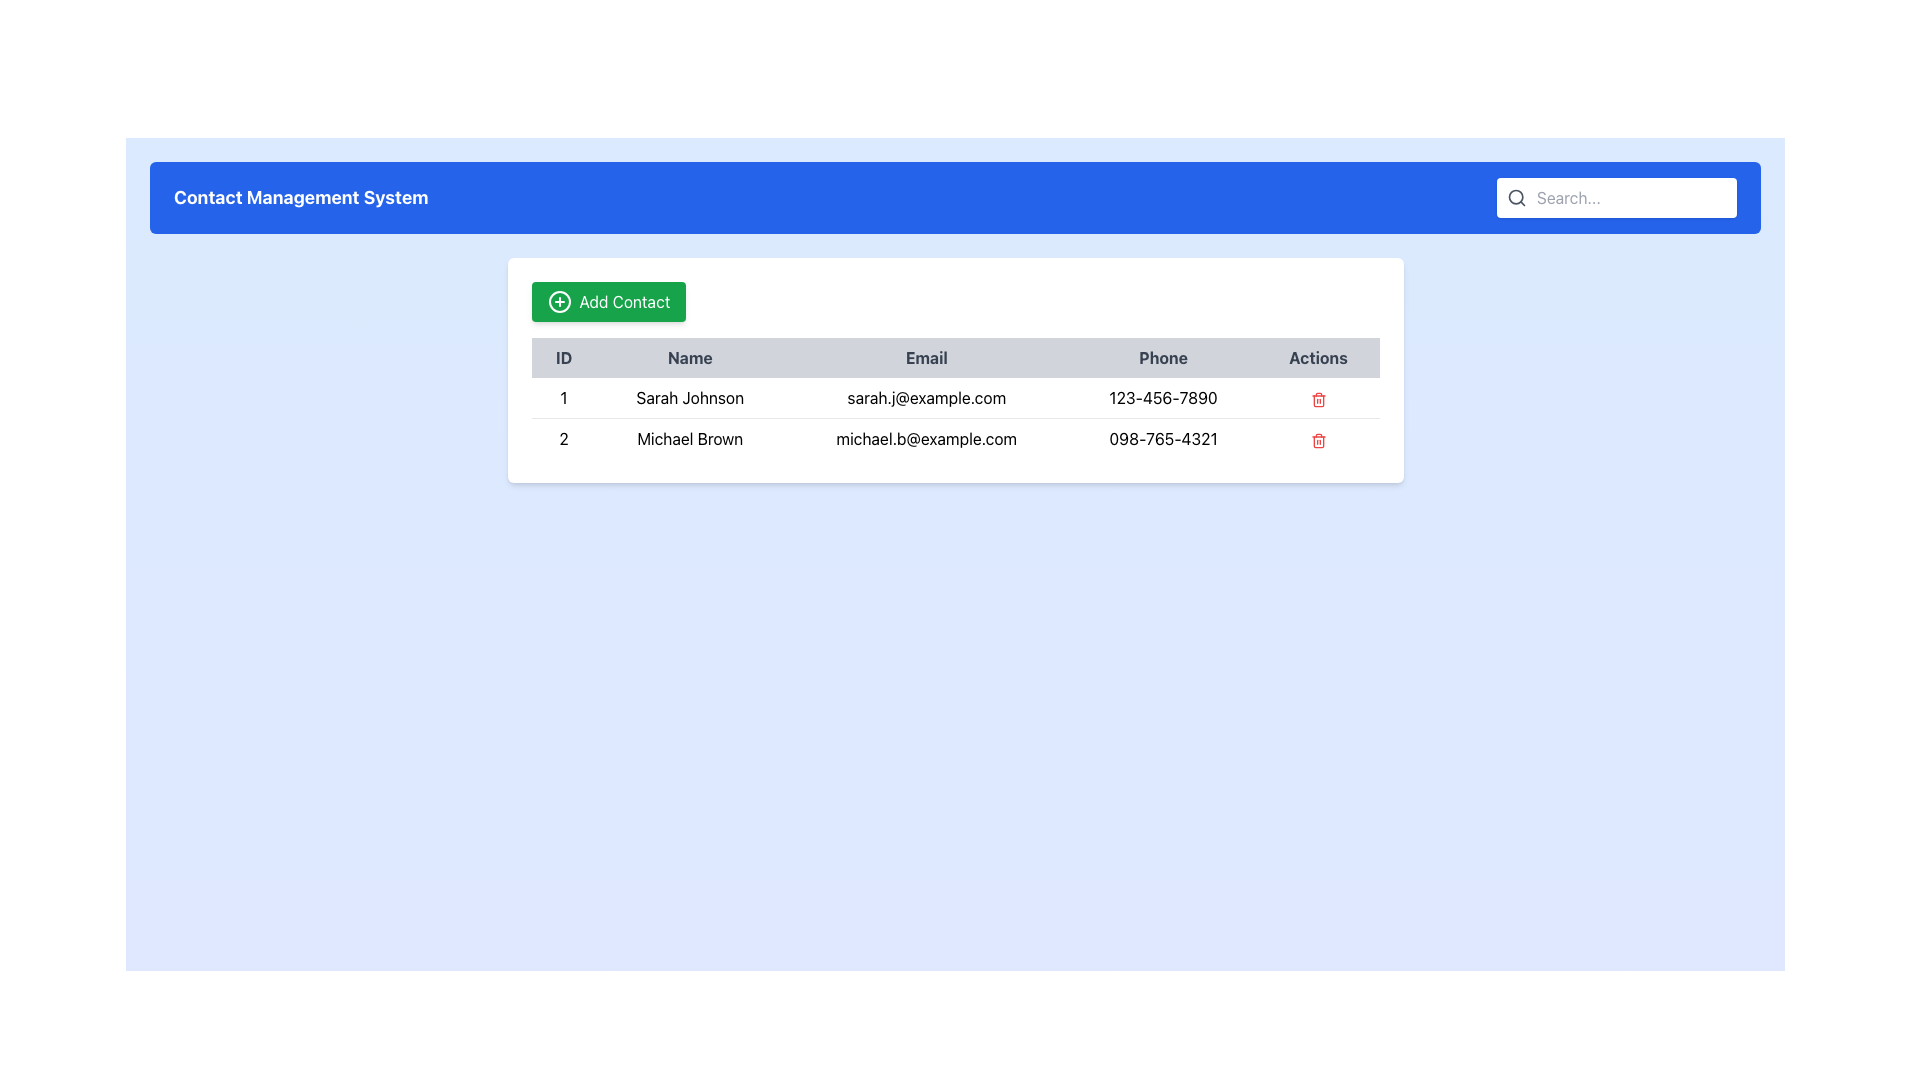  I want to click on the red trash can icon button located in the second row of the actions column, so click(1318, 397).